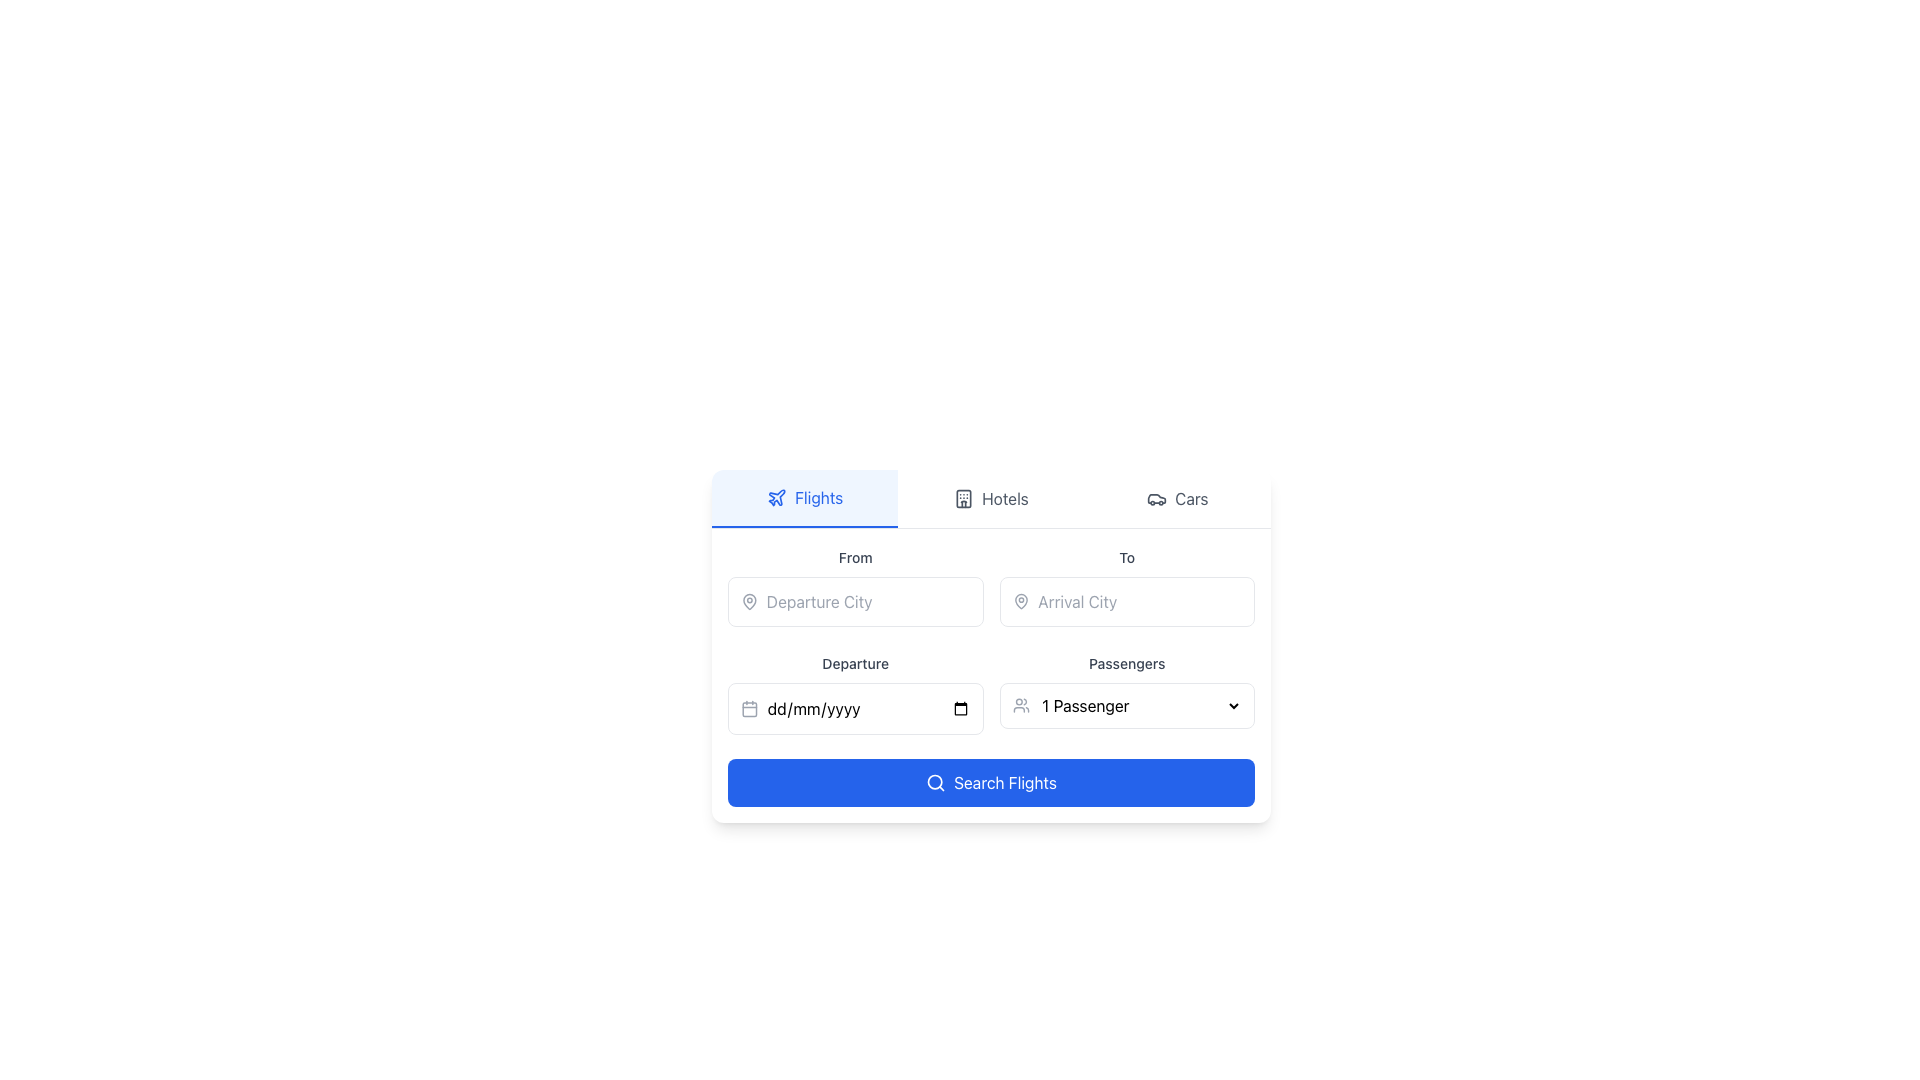 This screenshot has width=1920, height=1080. Describe the element at coordinates (1021, 704) in the screenshot. I see `the icon representing a group of people, which is styled in a line-based format and located to the left of the 'Passenger' dropdown menu in the 'Passengers' section of the interface` at that location.